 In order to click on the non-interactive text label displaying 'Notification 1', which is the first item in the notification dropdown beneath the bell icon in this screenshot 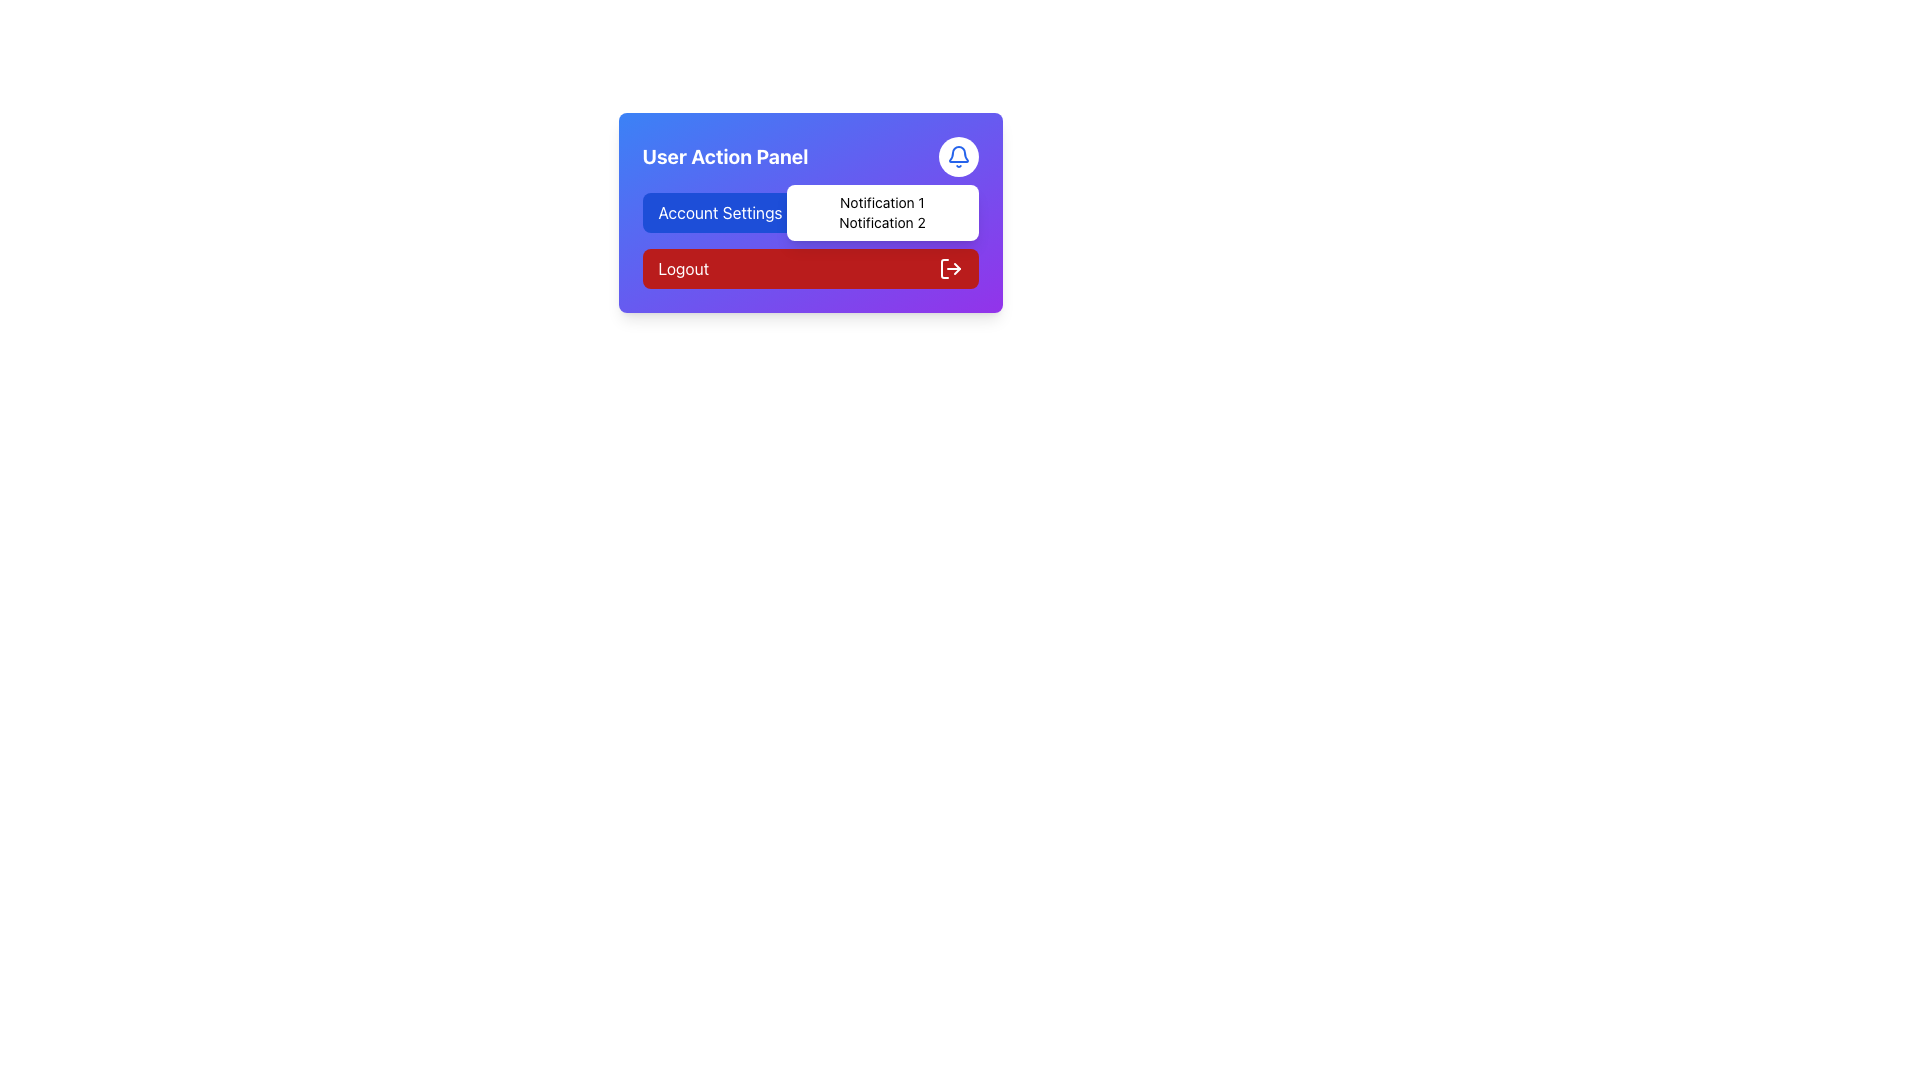, I will do `click(881, 203)`.